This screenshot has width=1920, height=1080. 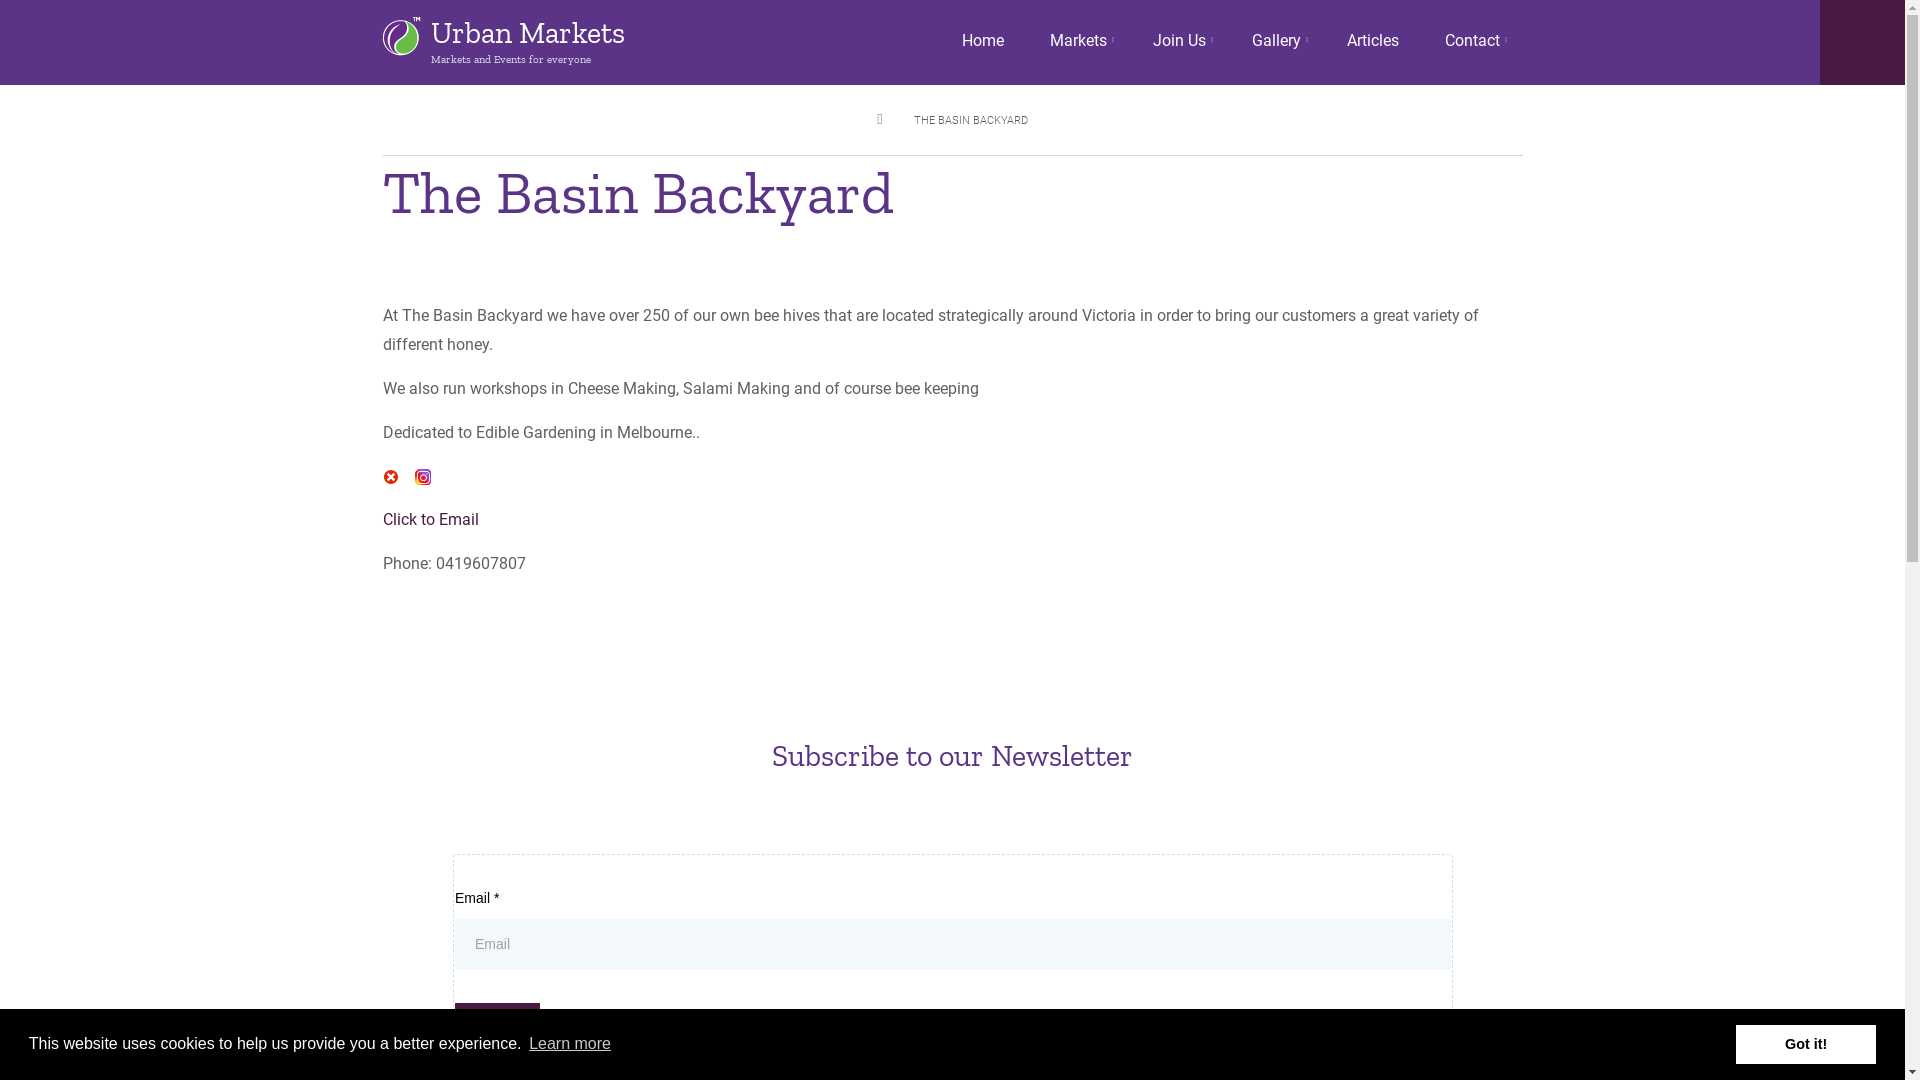 What do you see at coordinates (429, 518) in the screenshot?
I see `'Click to Email'` at bounding box center [429, 518].